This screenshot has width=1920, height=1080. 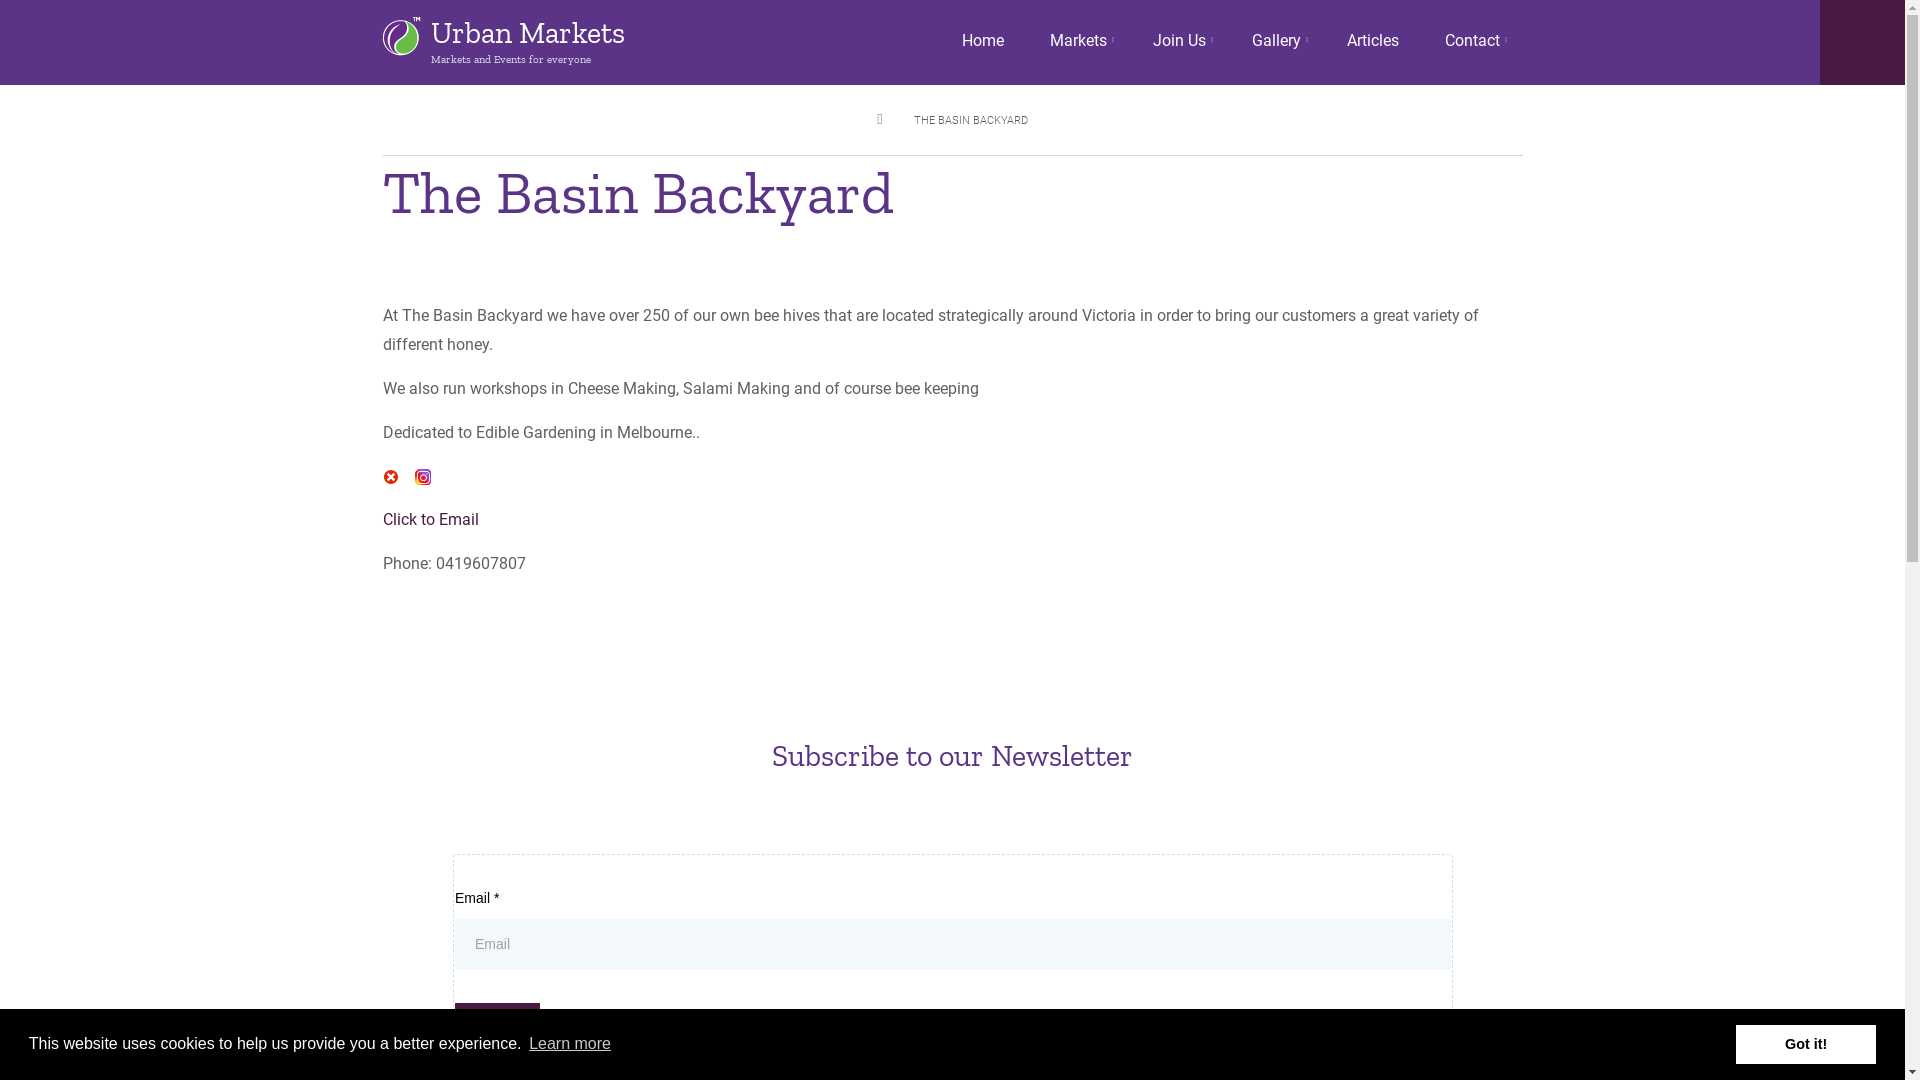 What do you see at coordinates (429, 518) in the screenshot?
I see `'Click to Email'` at bounding box center [429, 518].